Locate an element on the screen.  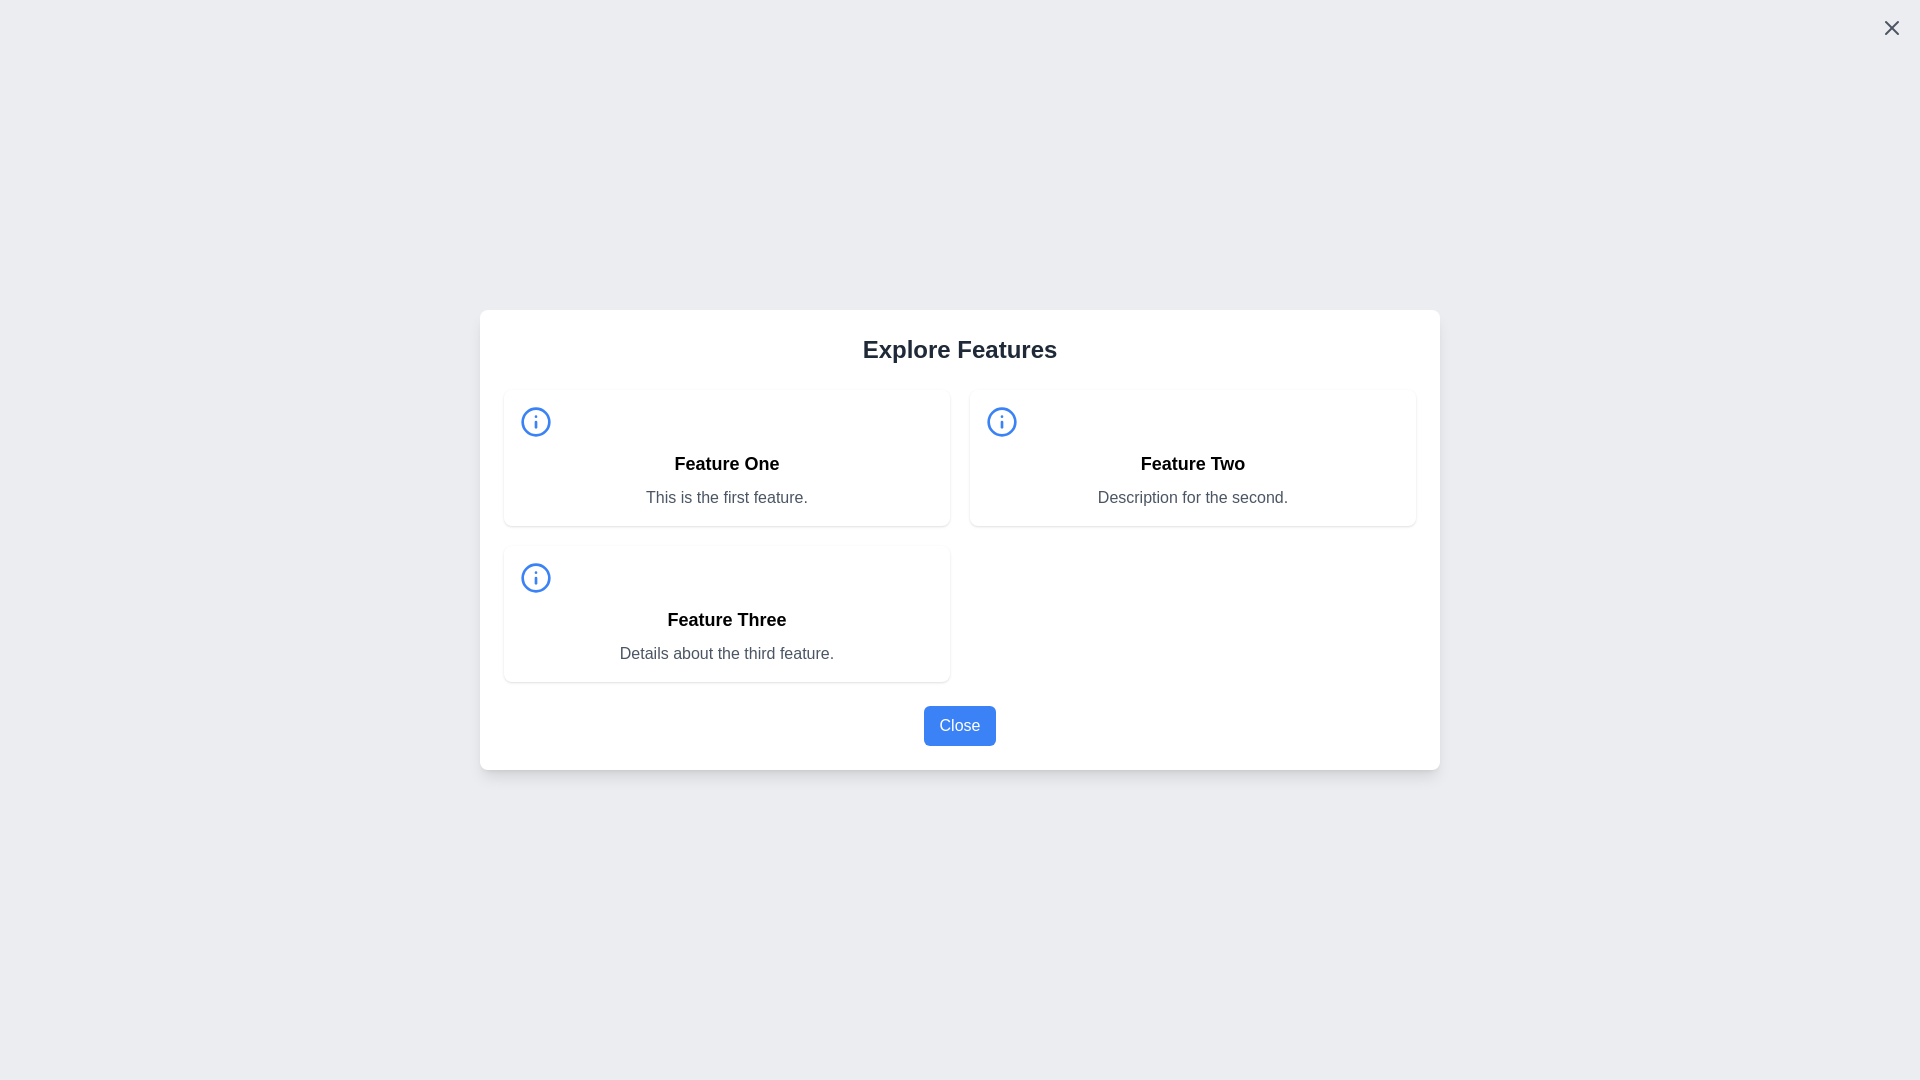
the Informational card element featuring 'Feature Three' with a blue icon and a white background, located in the bottom-left area of the grid layout is located at coordinates (725, 612).